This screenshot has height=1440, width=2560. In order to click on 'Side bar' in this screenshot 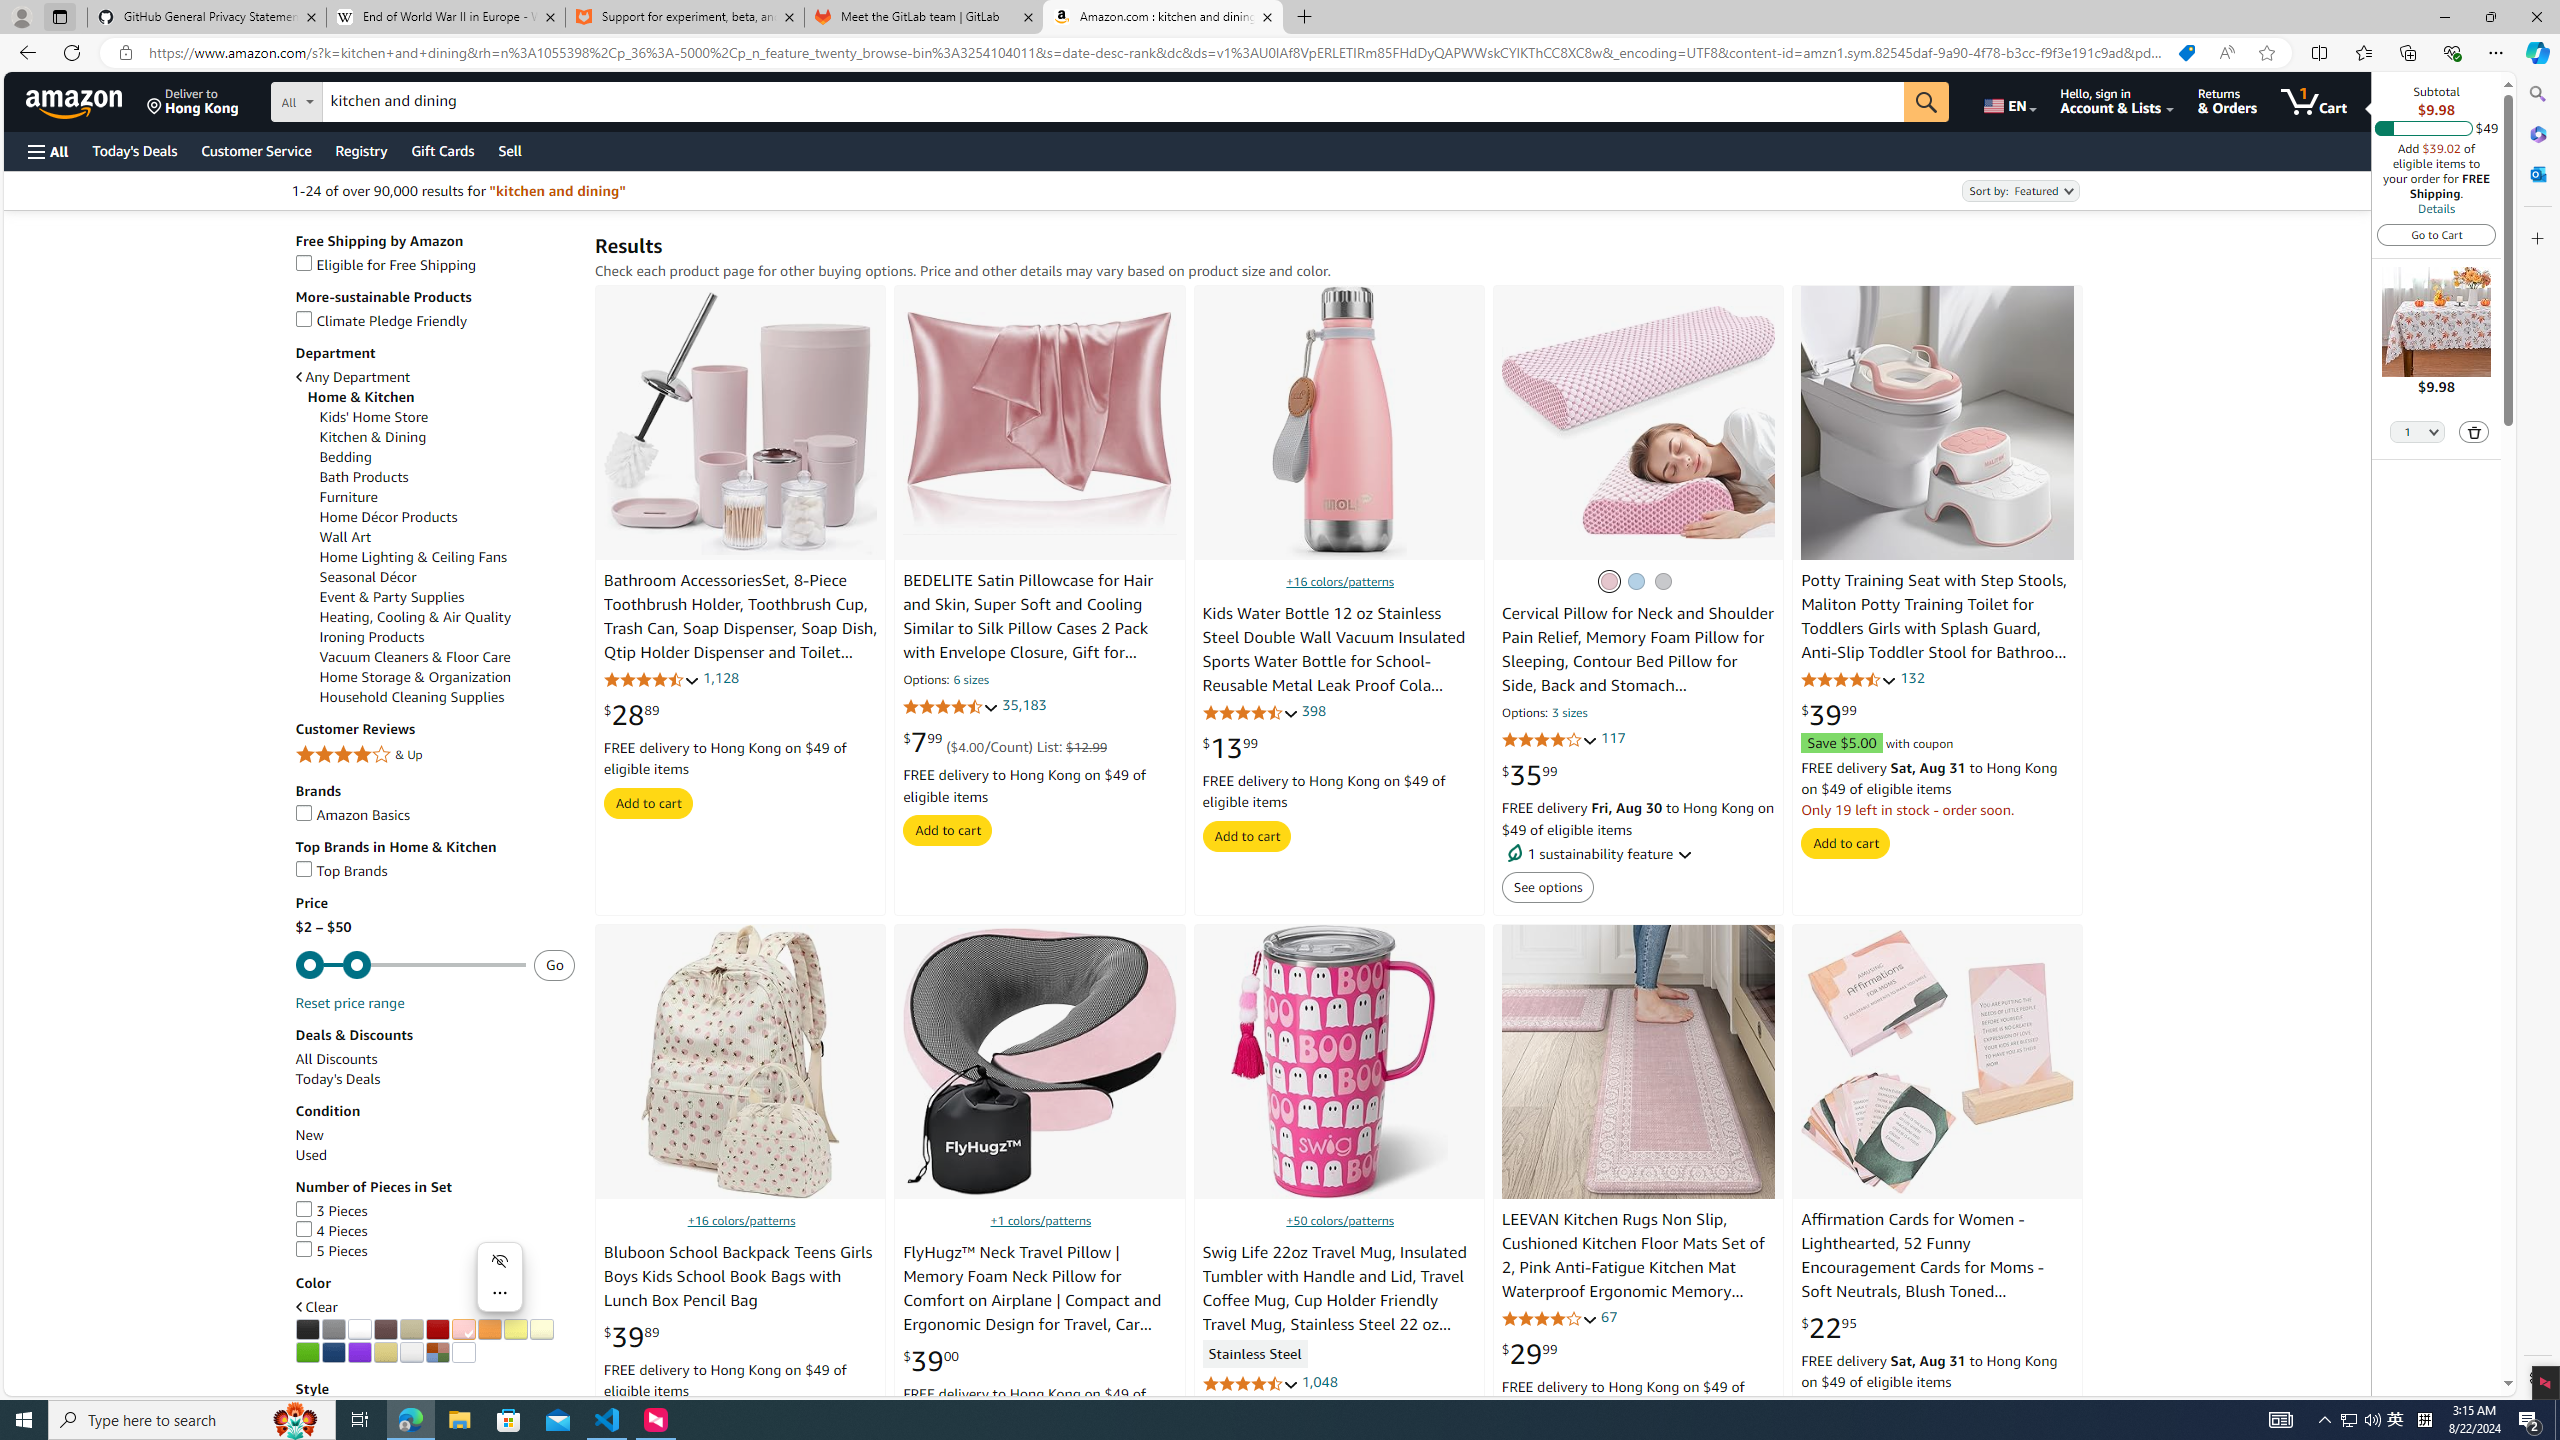, I will do `click(2537, 735)`.